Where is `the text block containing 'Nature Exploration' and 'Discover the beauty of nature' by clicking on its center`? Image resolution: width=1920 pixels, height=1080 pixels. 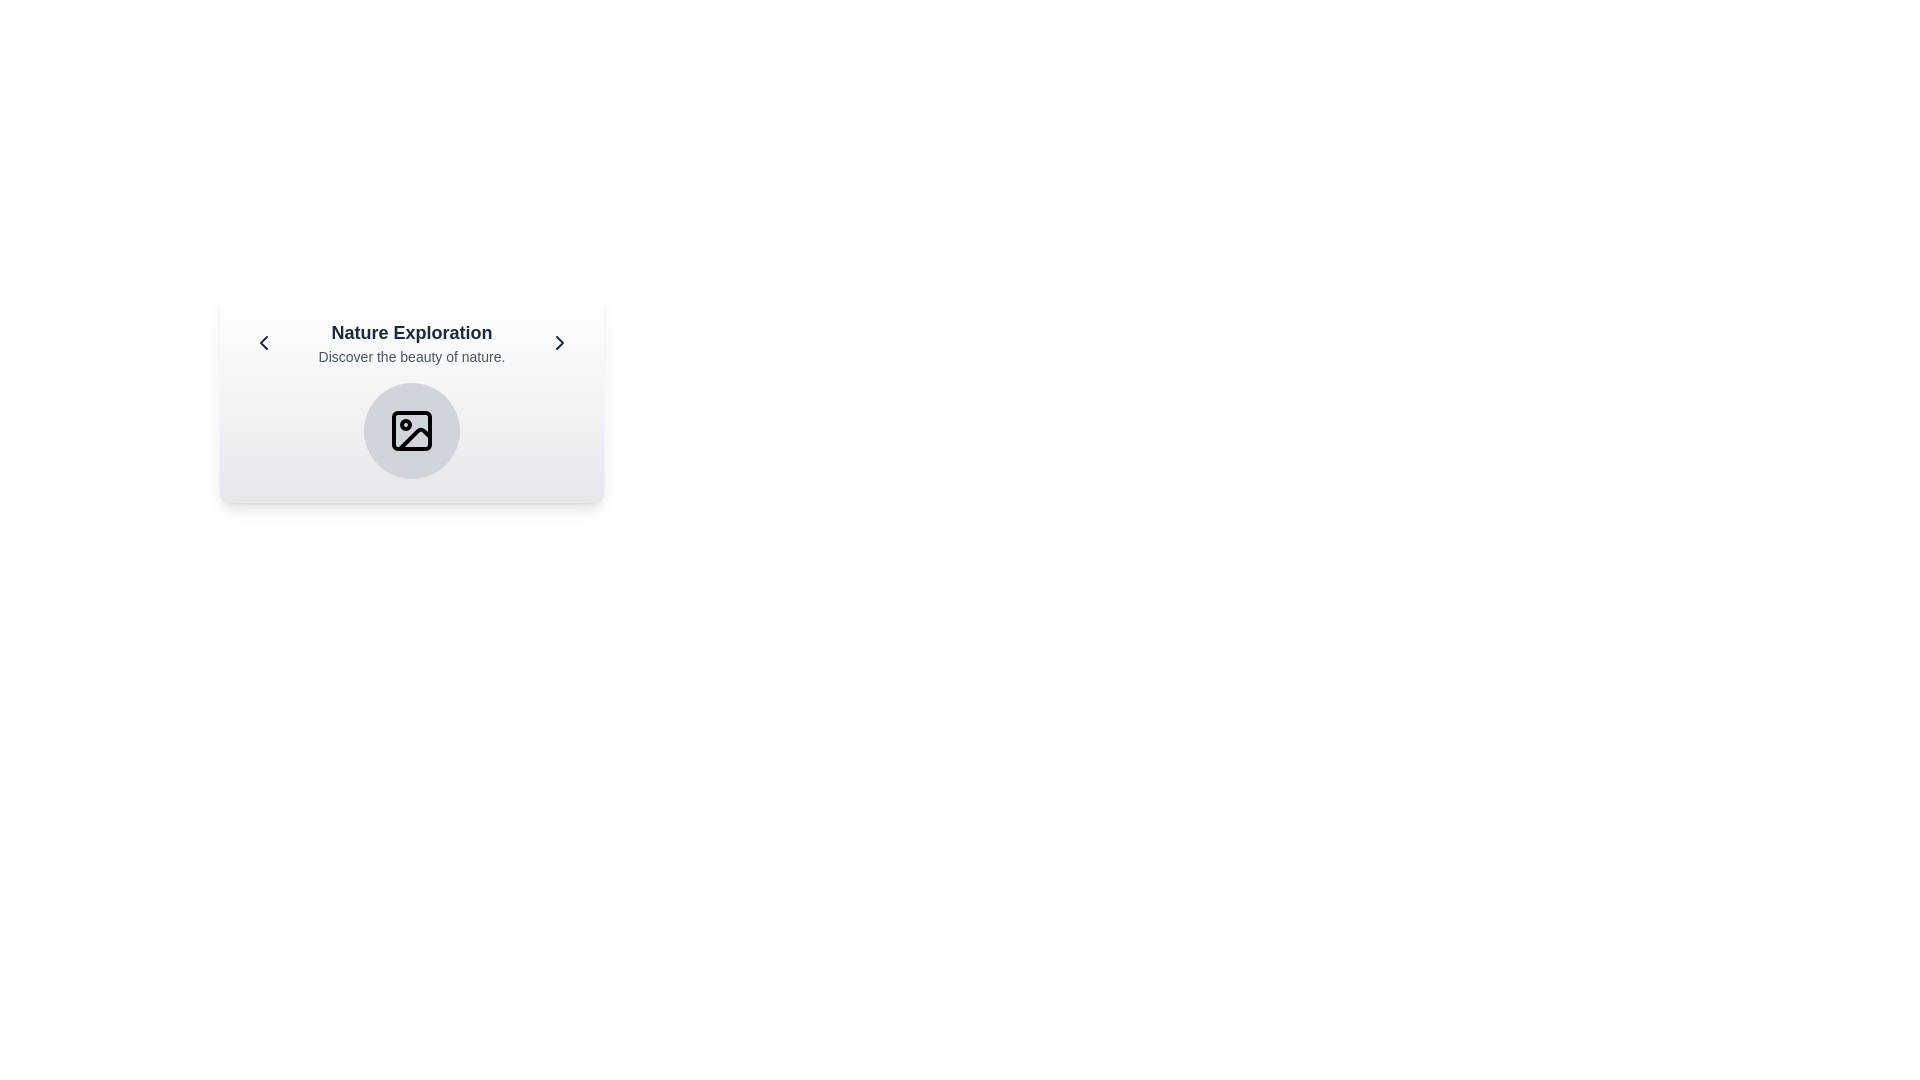
the text block containing 'Nature Exploration' and 'Discover the beauty of nature' by clicking on its center is located at coordinates (411, 342).